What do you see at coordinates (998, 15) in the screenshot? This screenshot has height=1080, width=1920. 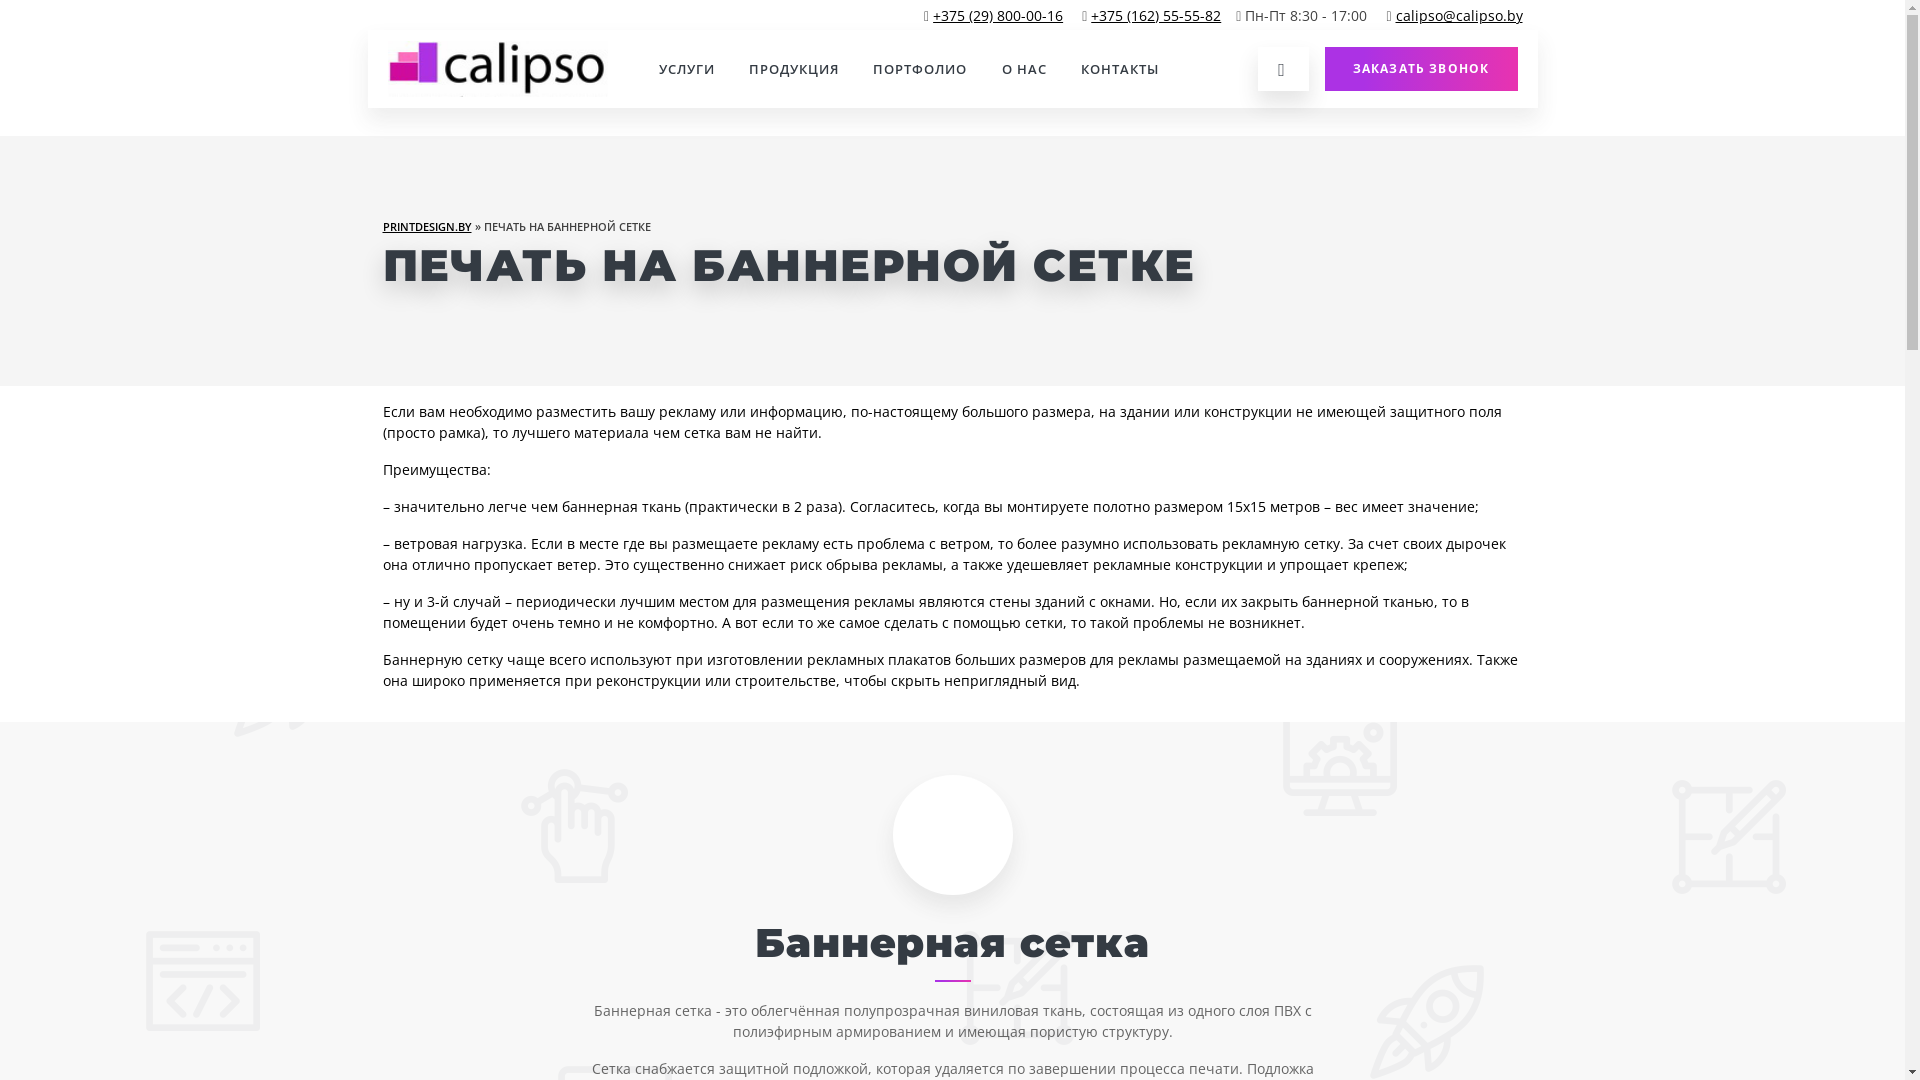 I see `'+375 (29) 800-00-16'` at bounding box center [998, 15].